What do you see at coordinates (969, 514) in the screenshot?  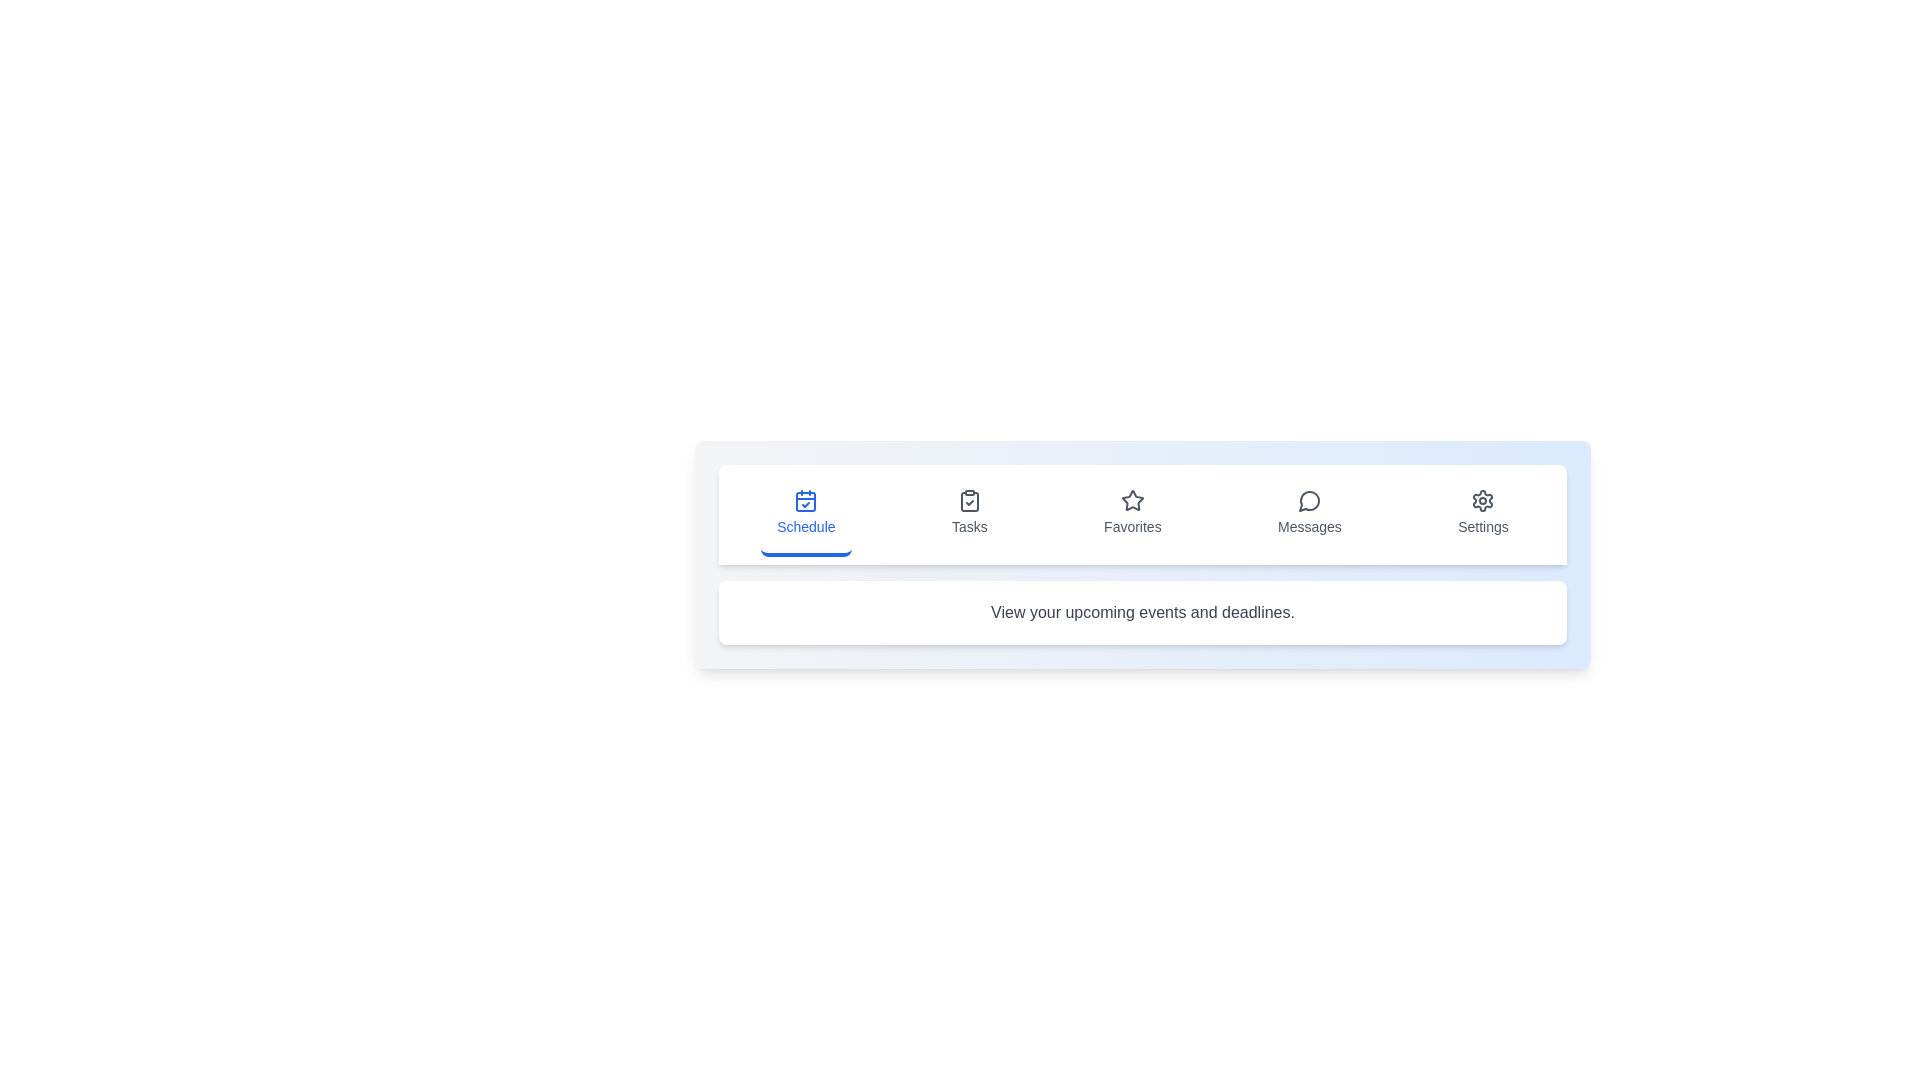 I see `the icon corresponding to Tasks` at bounding box center [969, 514].